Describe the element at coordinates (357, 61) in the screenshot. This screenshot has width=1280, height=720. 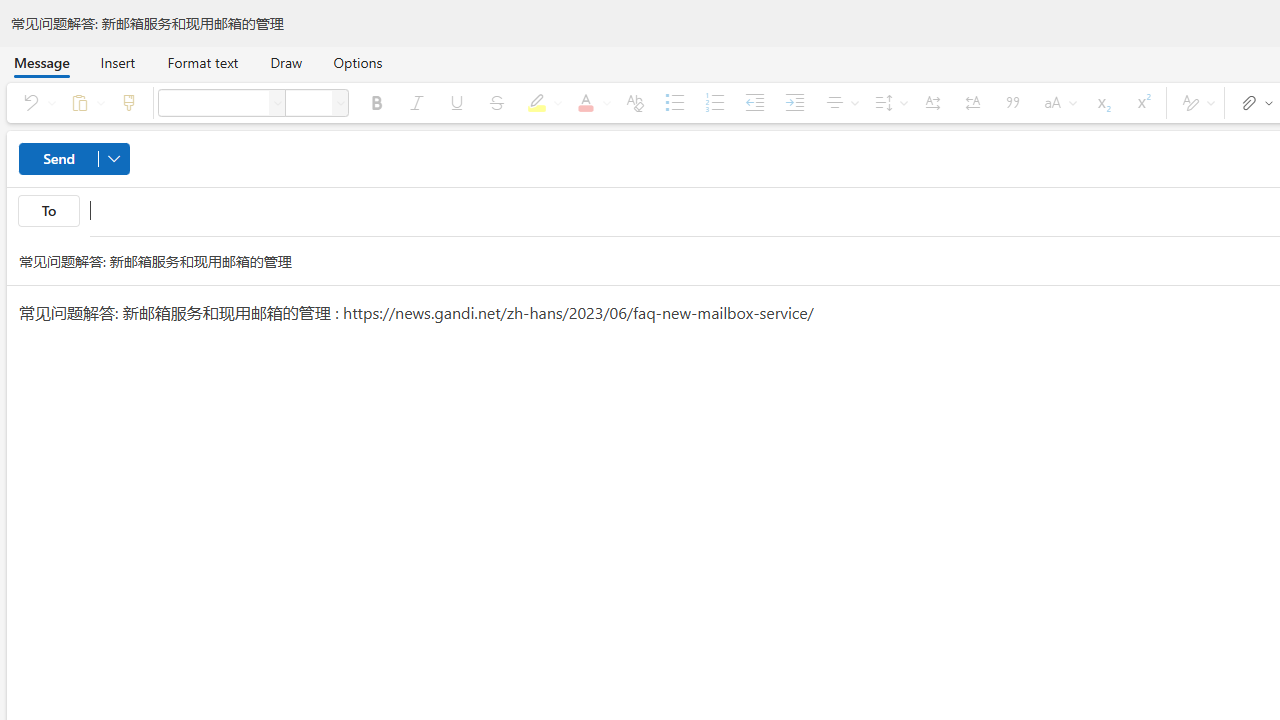
I see `'Options'` at that location.